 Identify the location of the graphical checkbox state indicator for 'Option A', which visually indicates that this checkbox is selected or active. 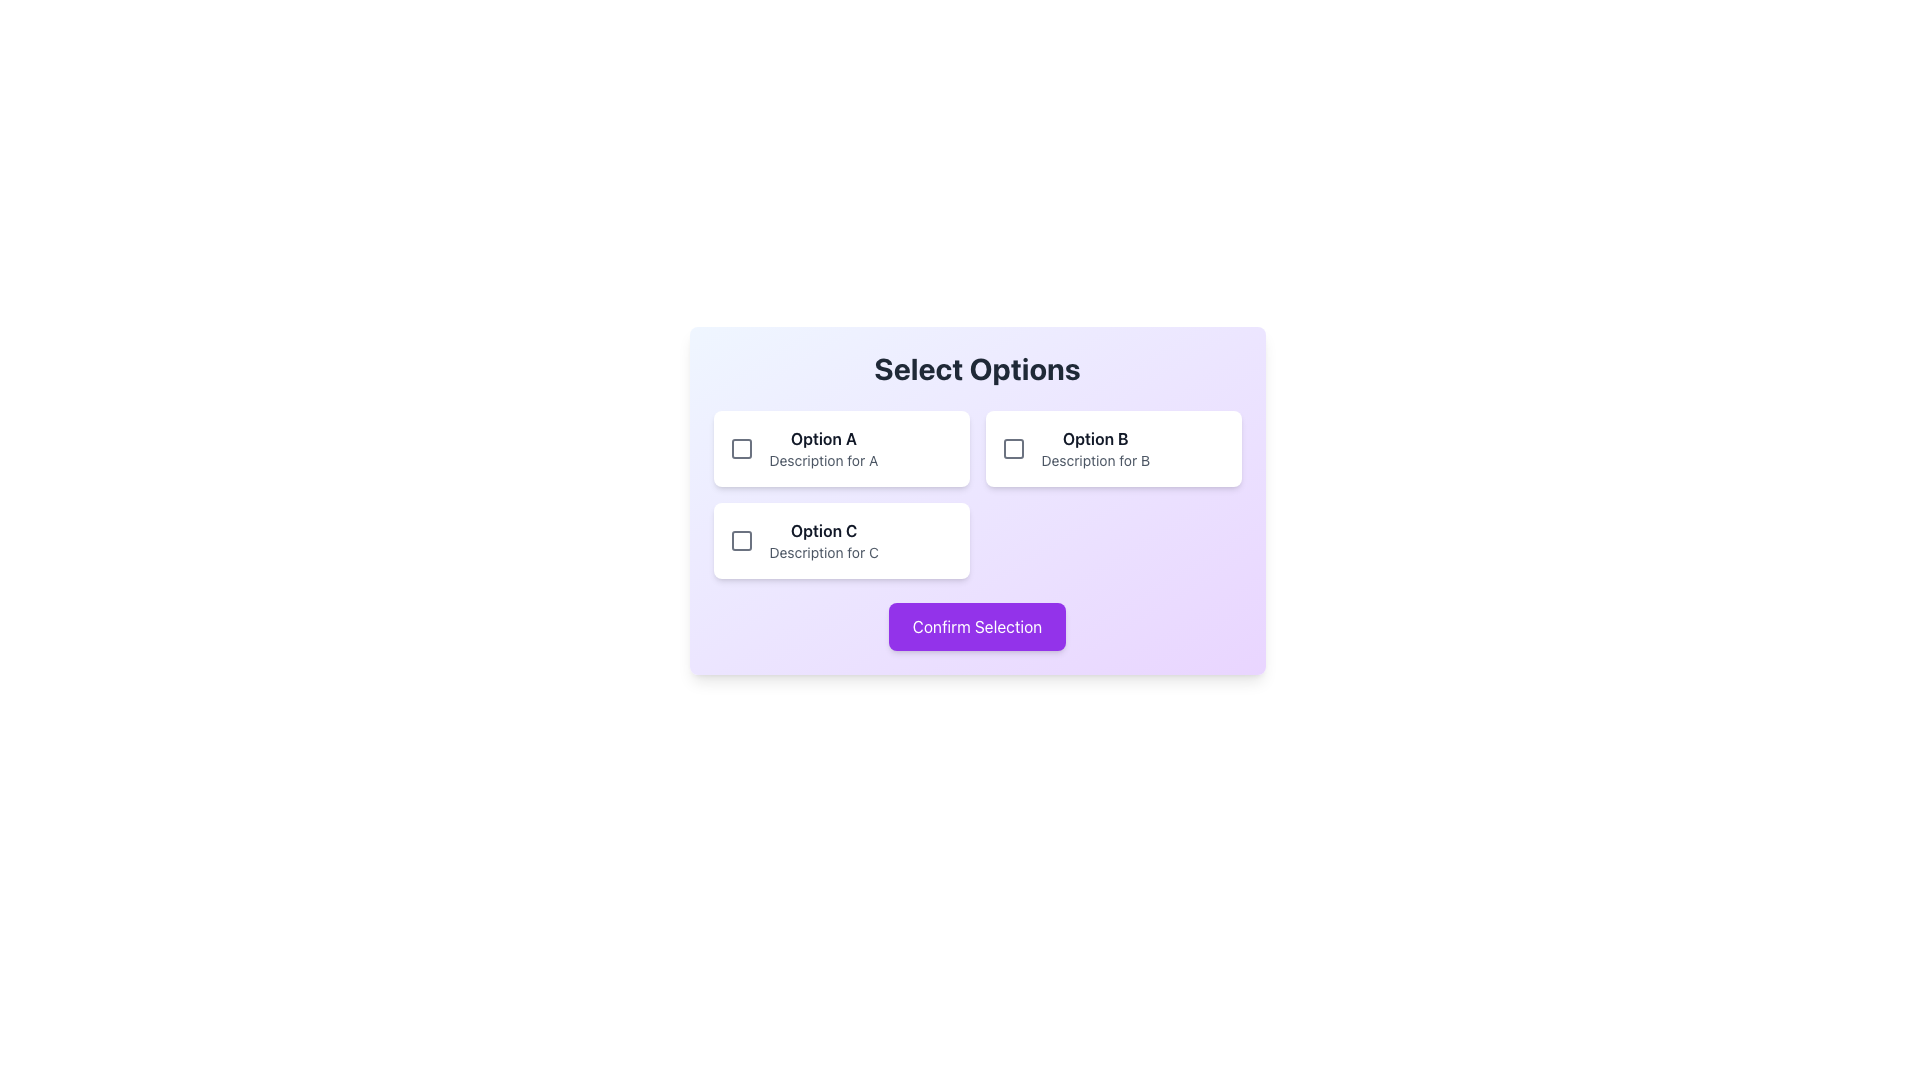
(740, 447).